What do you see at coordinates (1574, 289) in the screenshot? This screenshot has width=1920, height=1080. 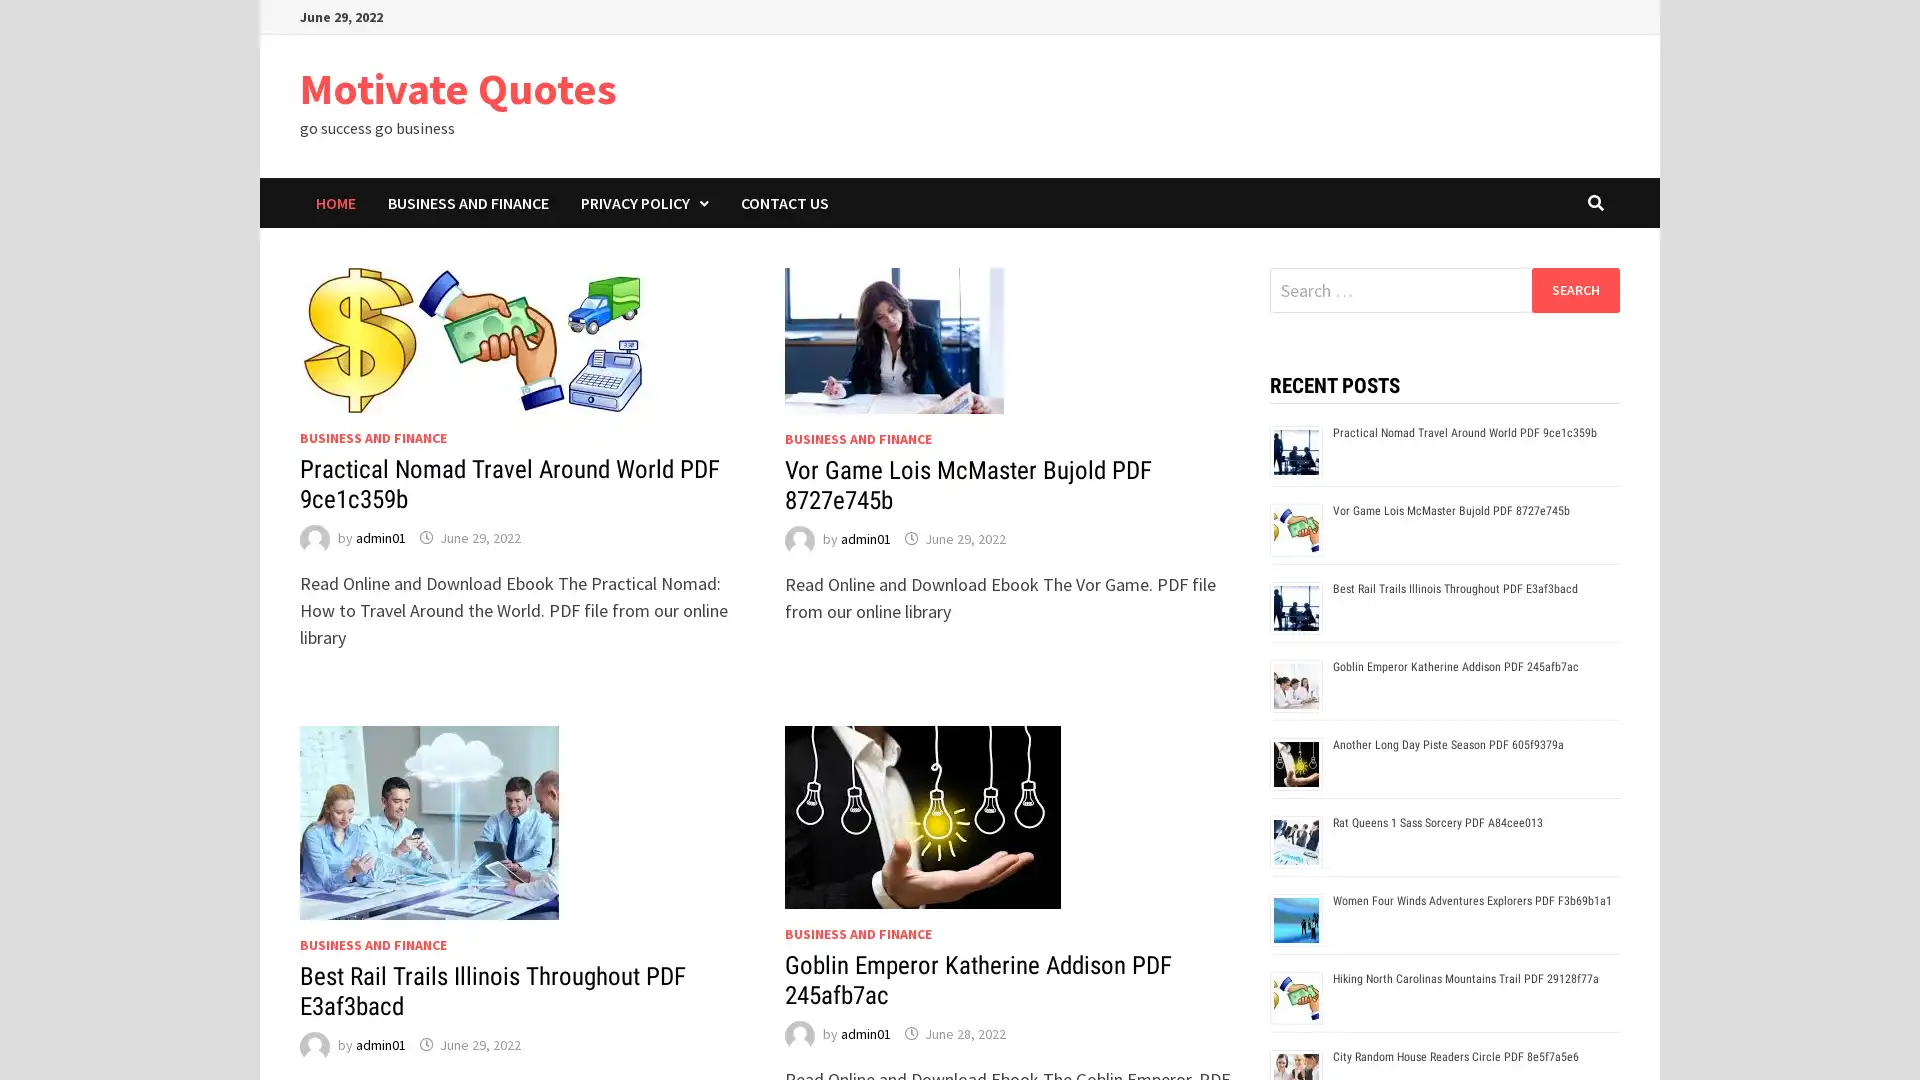 I see `Search` at bounding box center [1574, 289].